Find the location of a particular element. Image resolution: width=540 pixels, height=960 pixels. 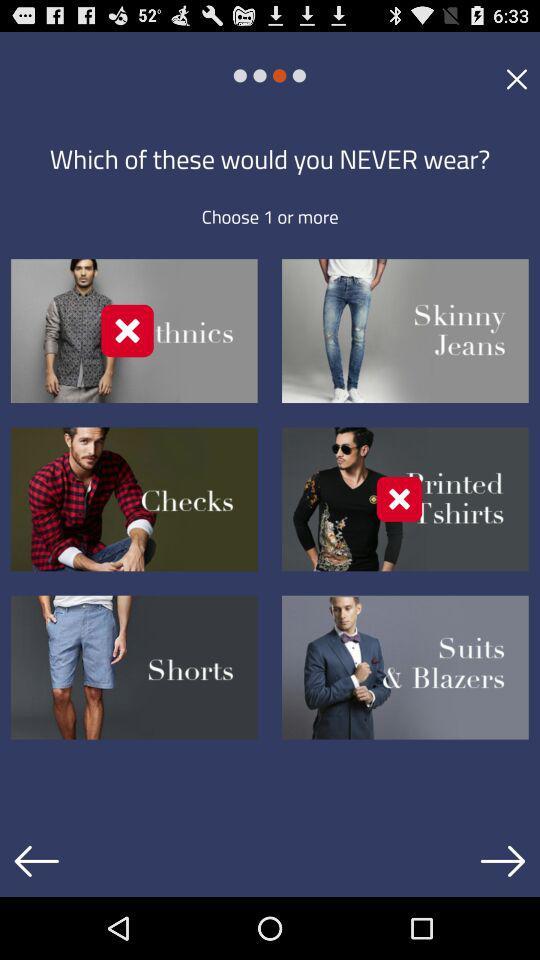

advertisement is located at coordinates (516, 78).